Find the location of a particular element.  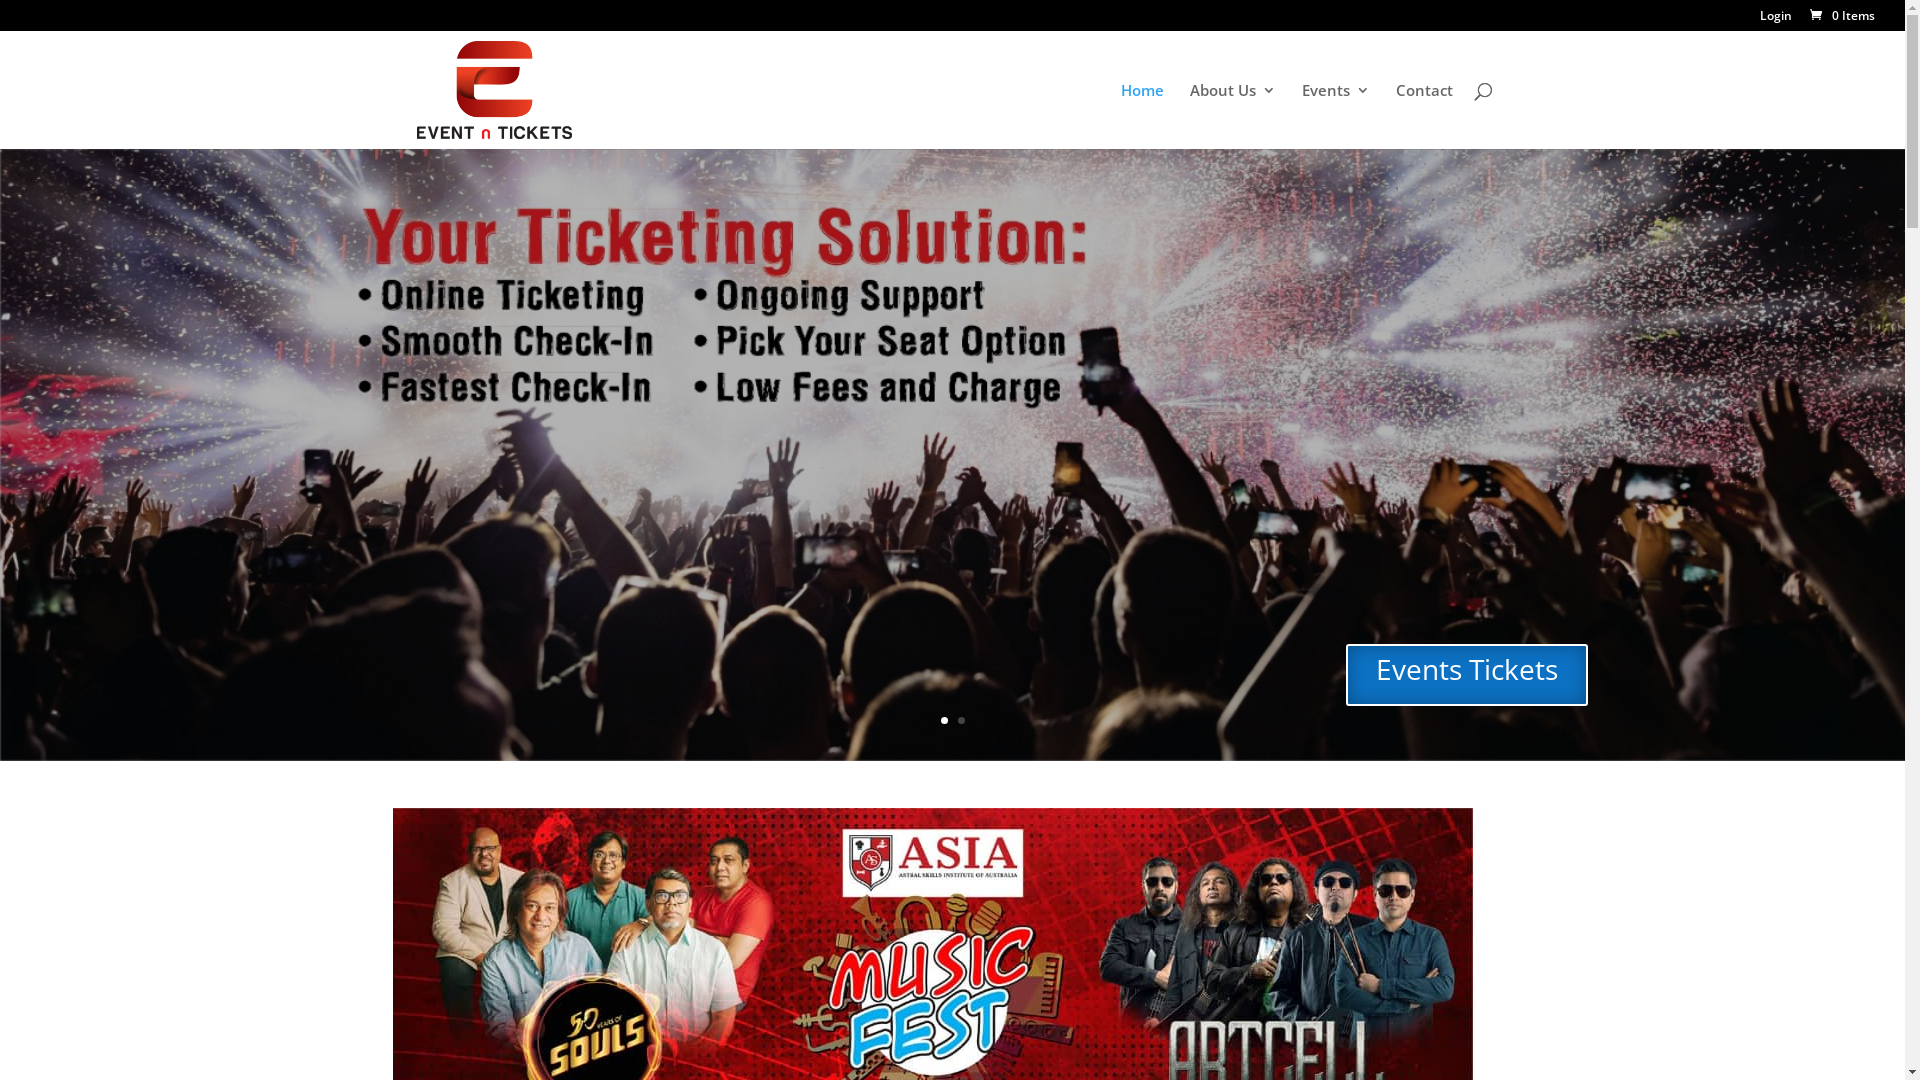

'Login' is located at coordinates (1776, 20).